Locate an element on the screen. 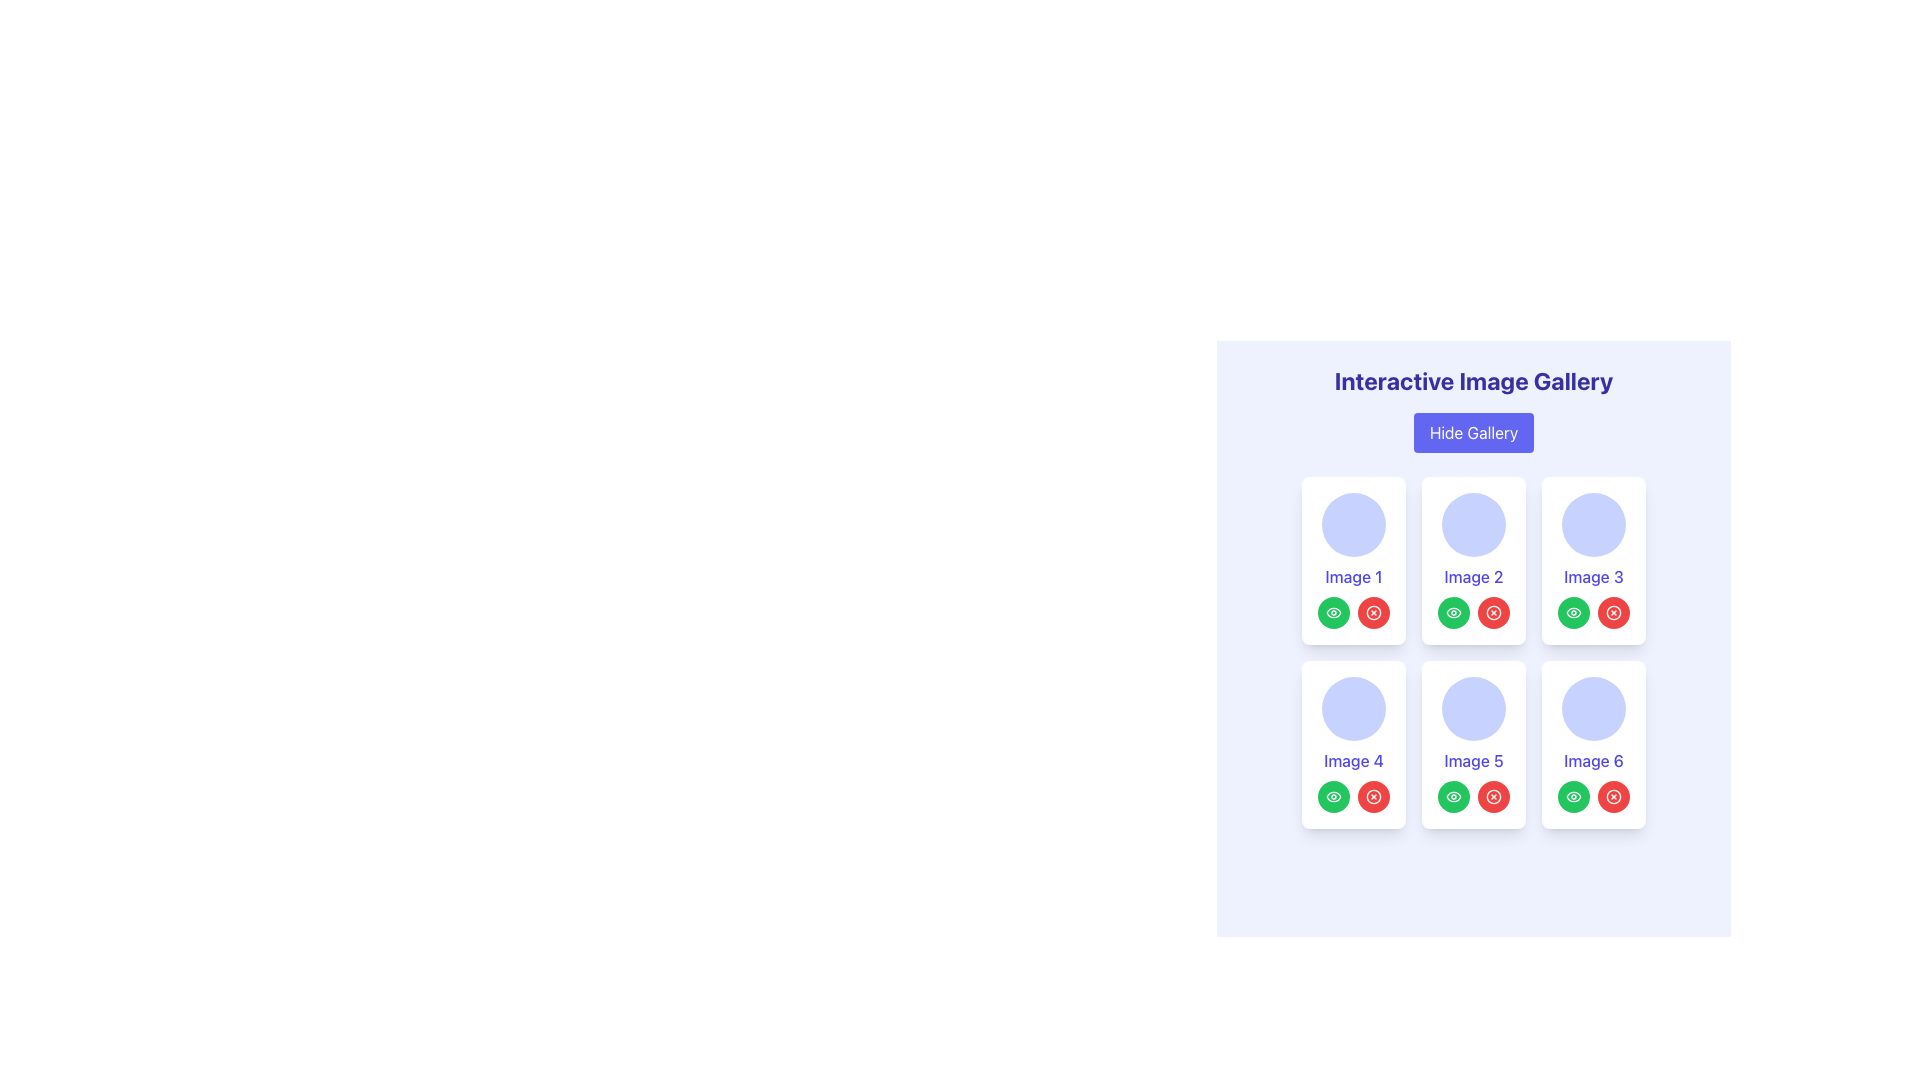  keyboard navigation is located at coordinates (1353, 612).